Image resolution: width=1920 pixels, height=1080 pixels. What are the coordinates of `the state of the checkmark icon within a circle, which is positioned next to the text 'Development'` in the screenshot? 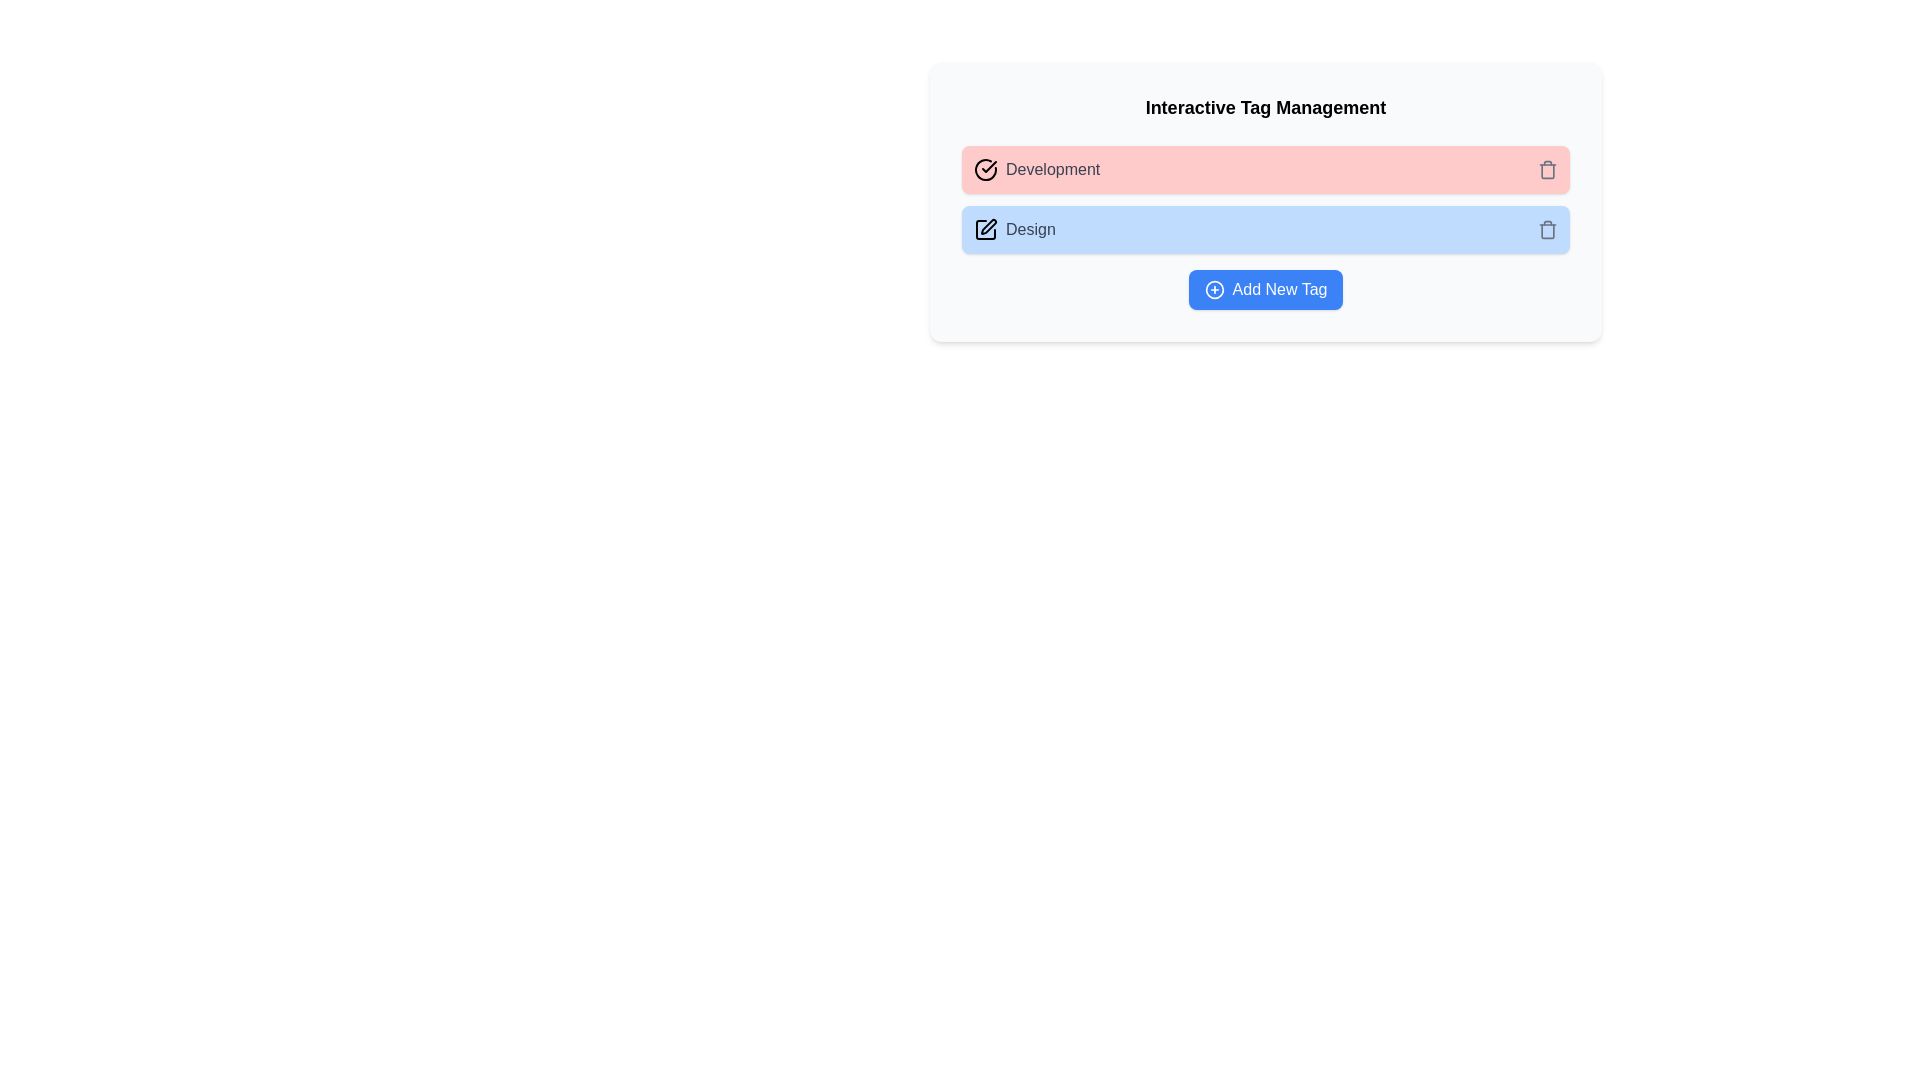 It's located at (985, 168).